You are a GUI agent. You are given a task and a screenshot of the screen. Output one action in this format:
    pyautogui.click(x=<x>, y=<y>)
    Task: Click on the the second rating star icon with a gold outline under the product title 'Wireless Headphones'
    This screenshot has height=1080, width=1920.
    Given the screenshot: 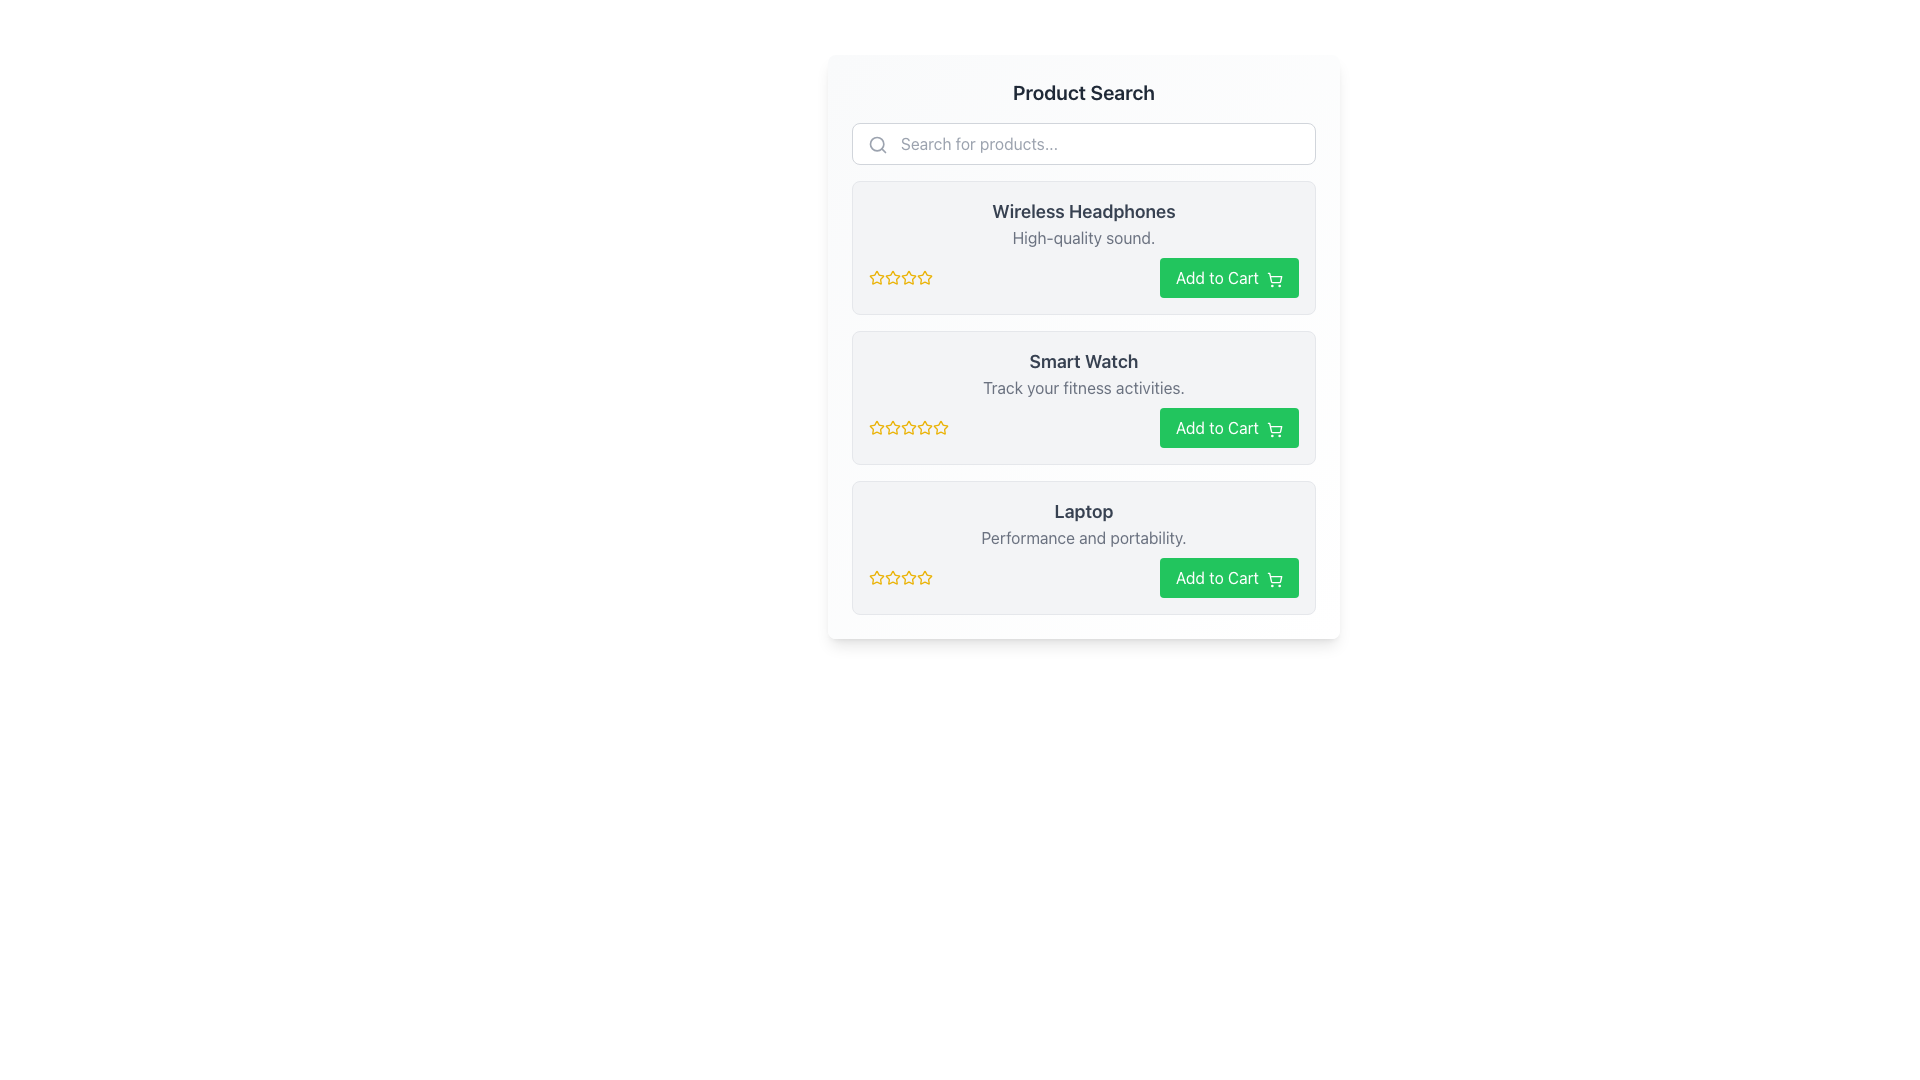 What is the action you would take?
    pyautogui.click(x=924, y=277)
    